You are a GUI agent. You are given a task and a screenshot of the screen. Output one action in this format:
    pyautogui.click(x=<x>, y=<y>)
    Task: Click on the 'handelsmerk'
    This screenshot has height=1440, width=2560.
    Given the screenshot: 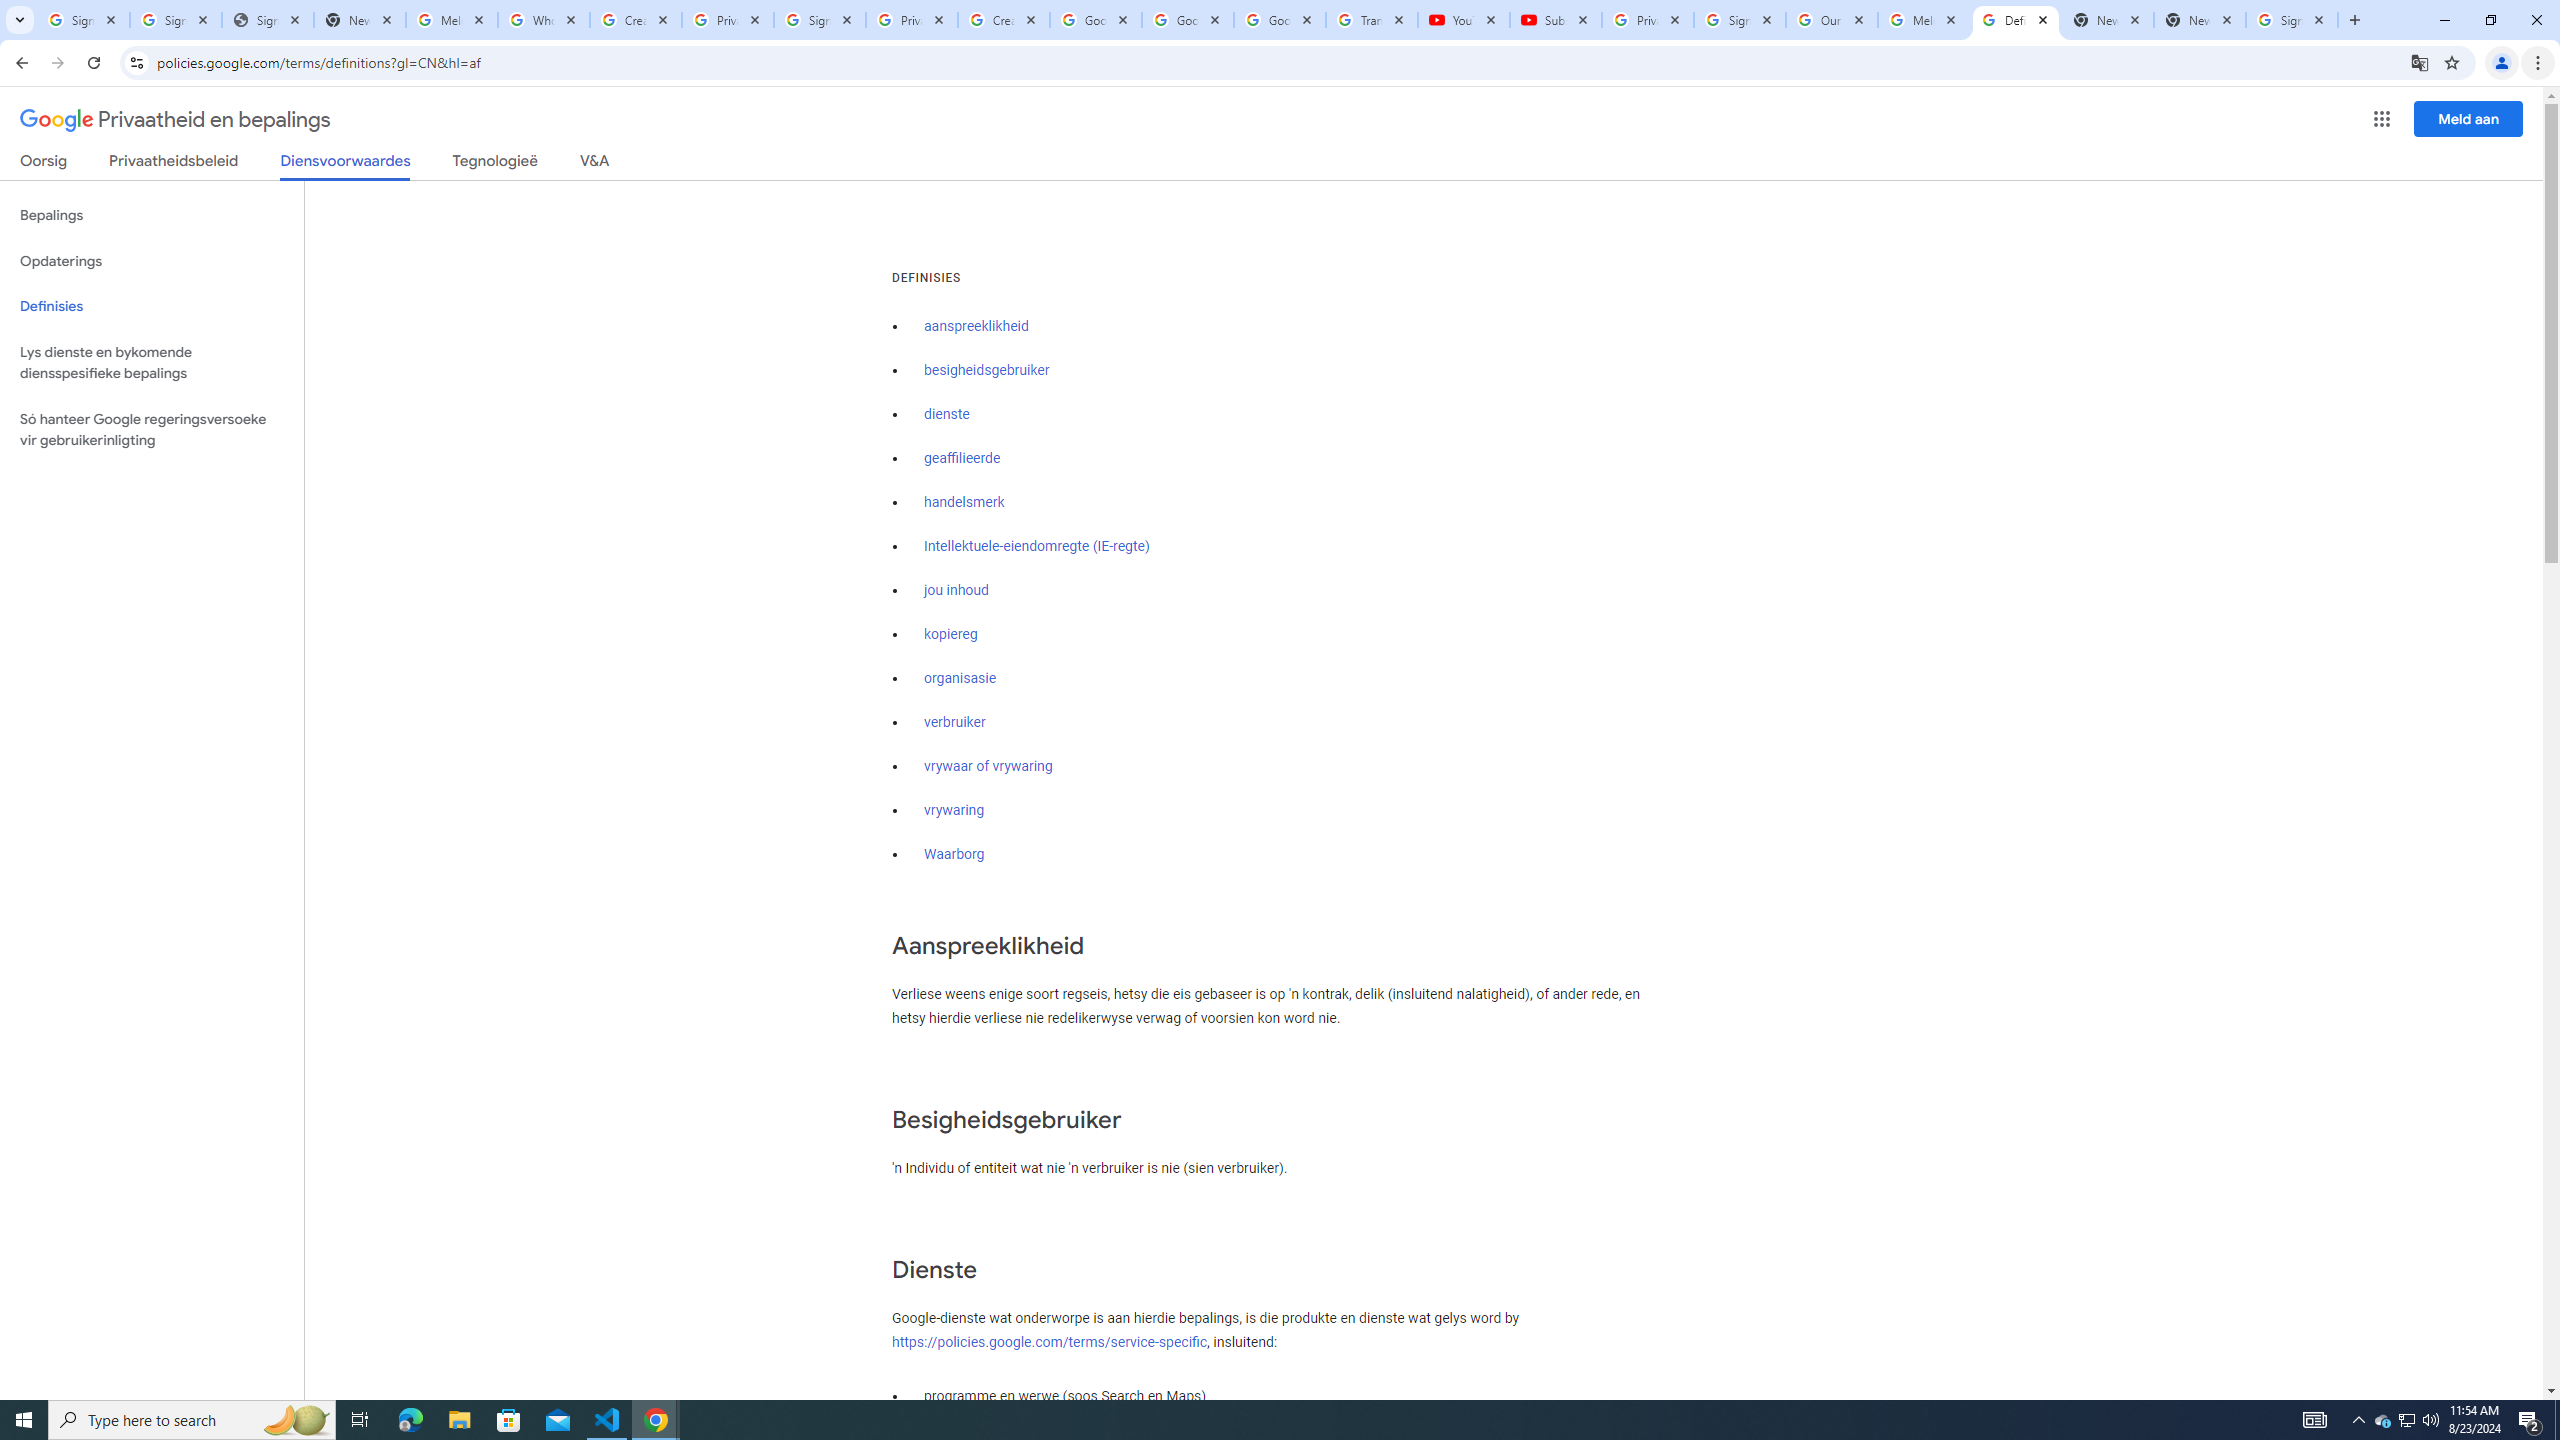 What is the action you would take?
    pyautogui.click(x=965, y=502)
    